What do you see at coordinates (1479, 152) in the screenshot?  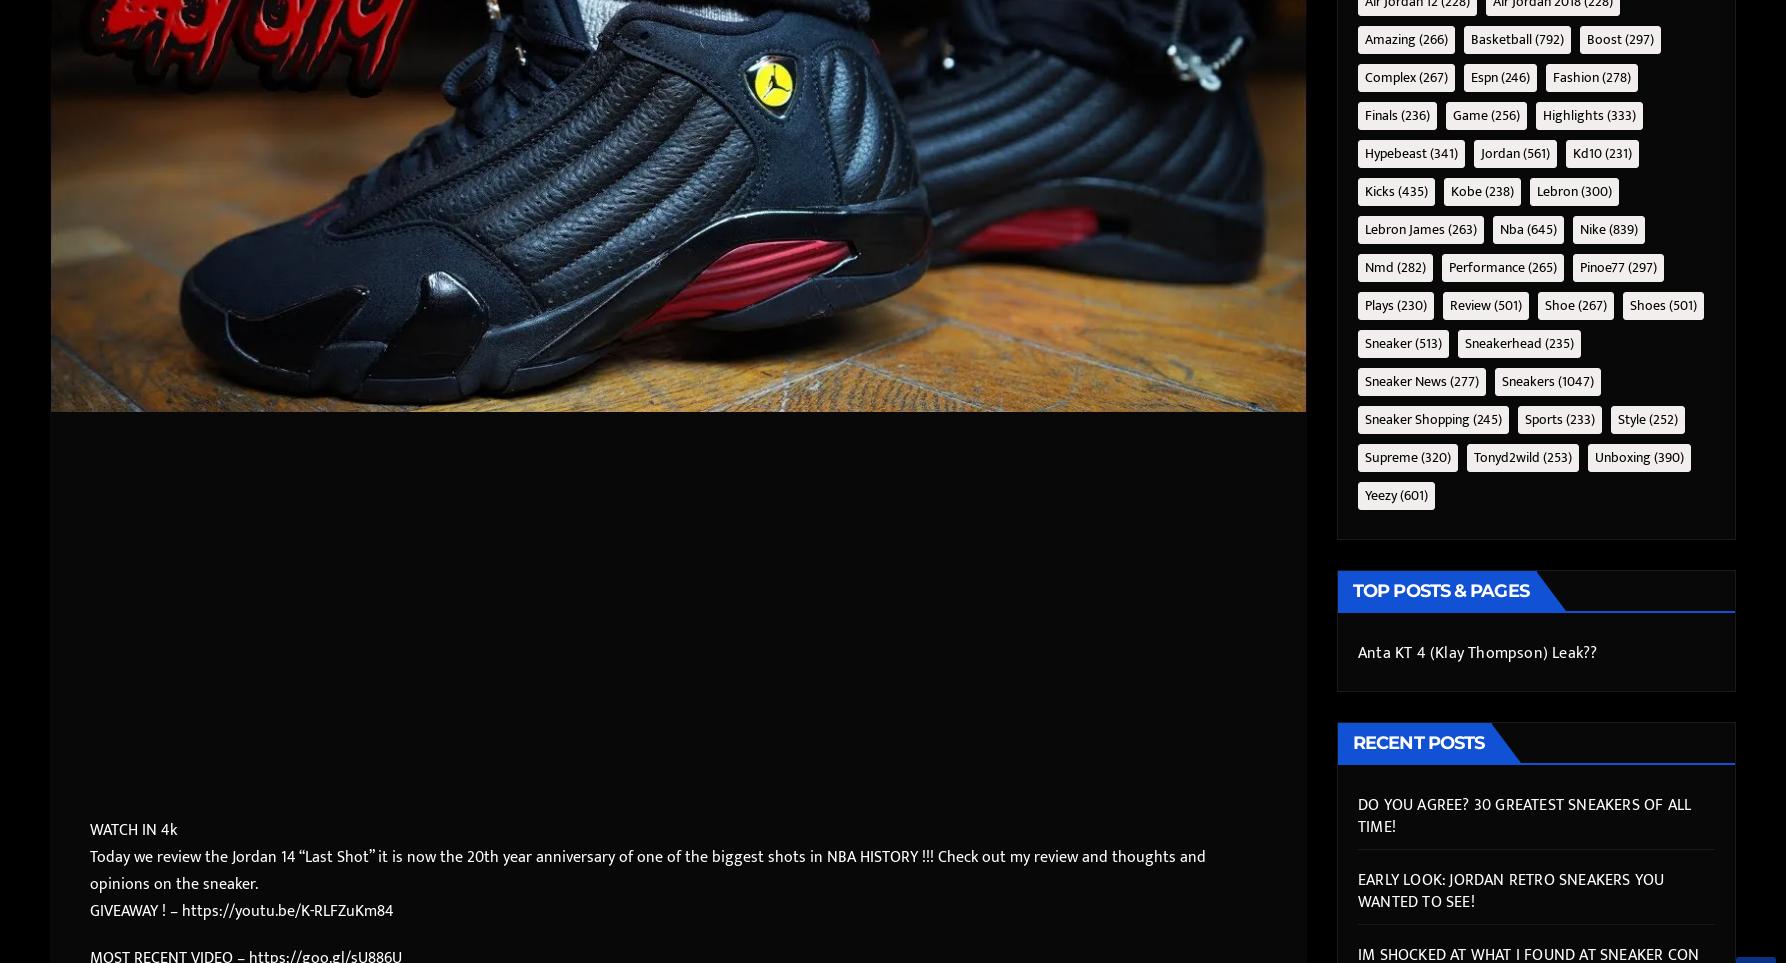 I see `'Jordan'` at bounding box center [1479, 152].